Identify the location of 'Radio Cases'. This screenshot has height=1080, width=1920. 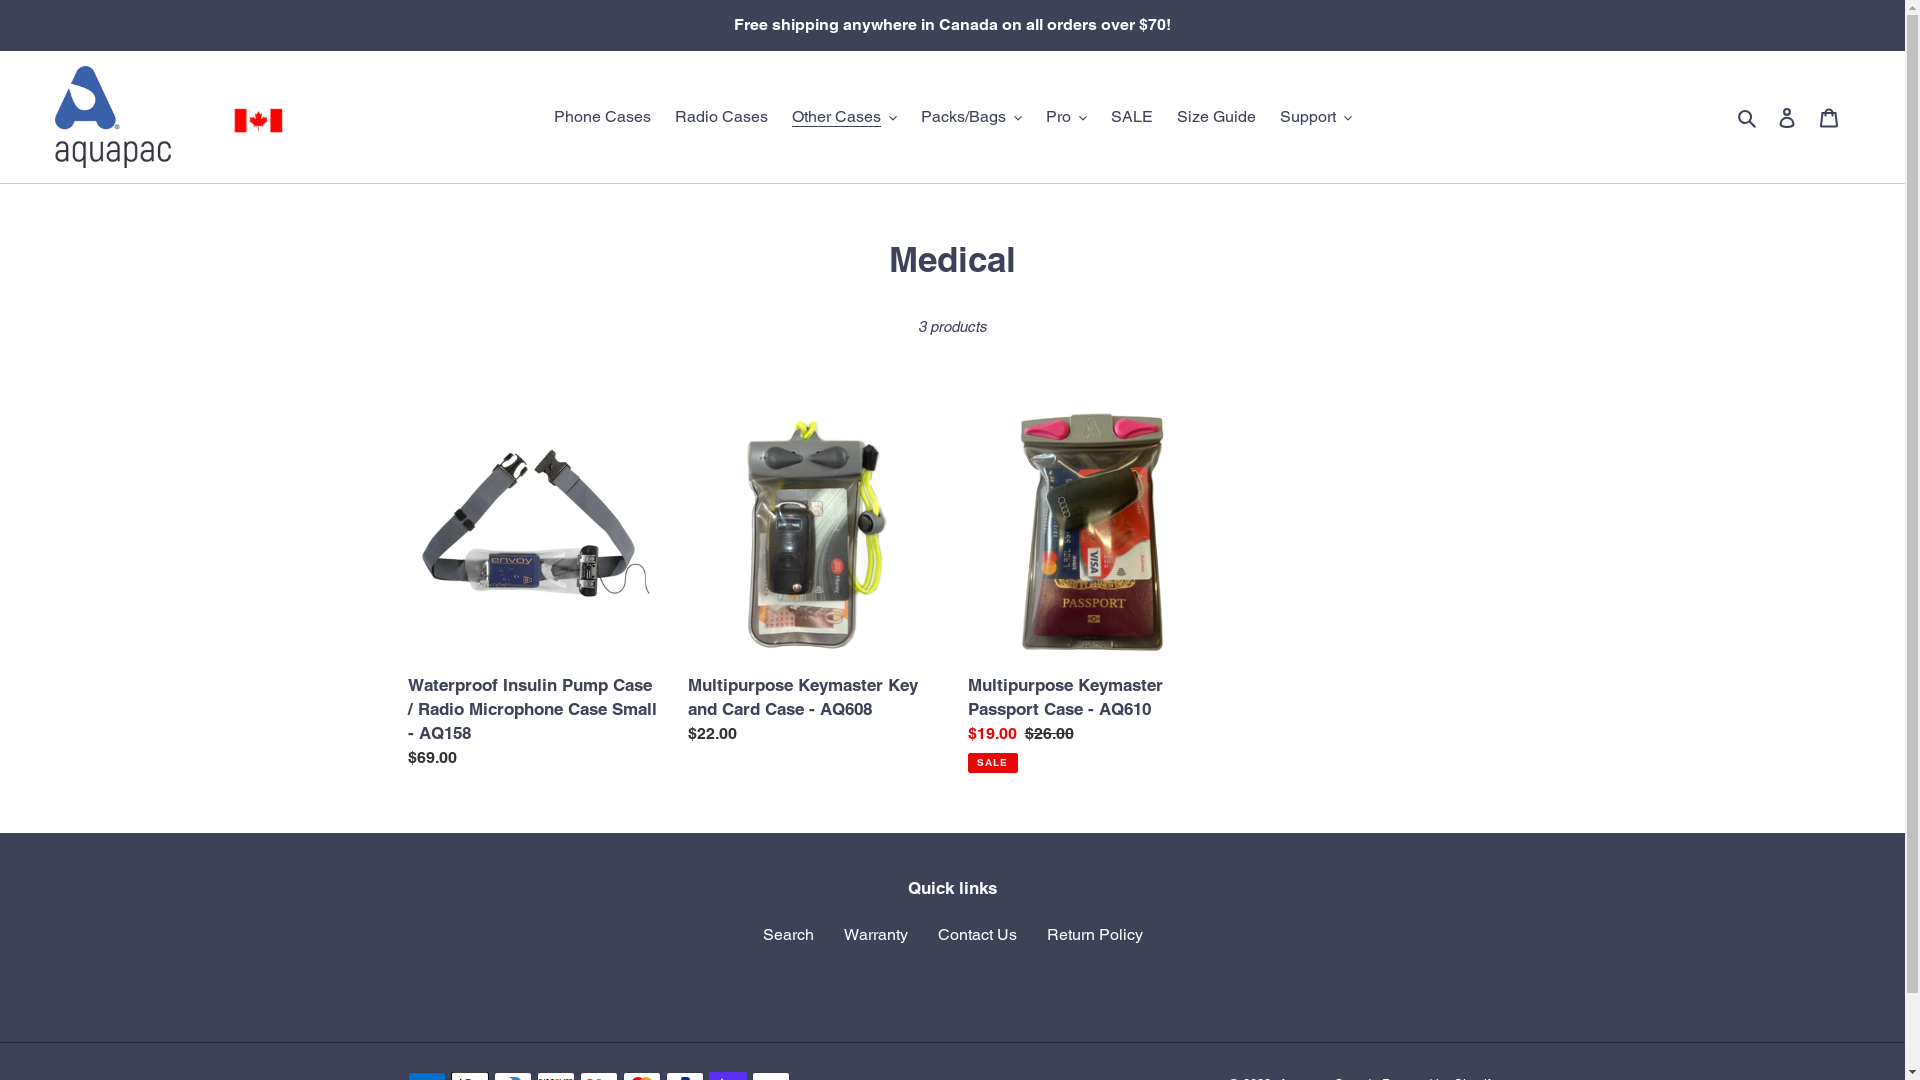
(720, 116).